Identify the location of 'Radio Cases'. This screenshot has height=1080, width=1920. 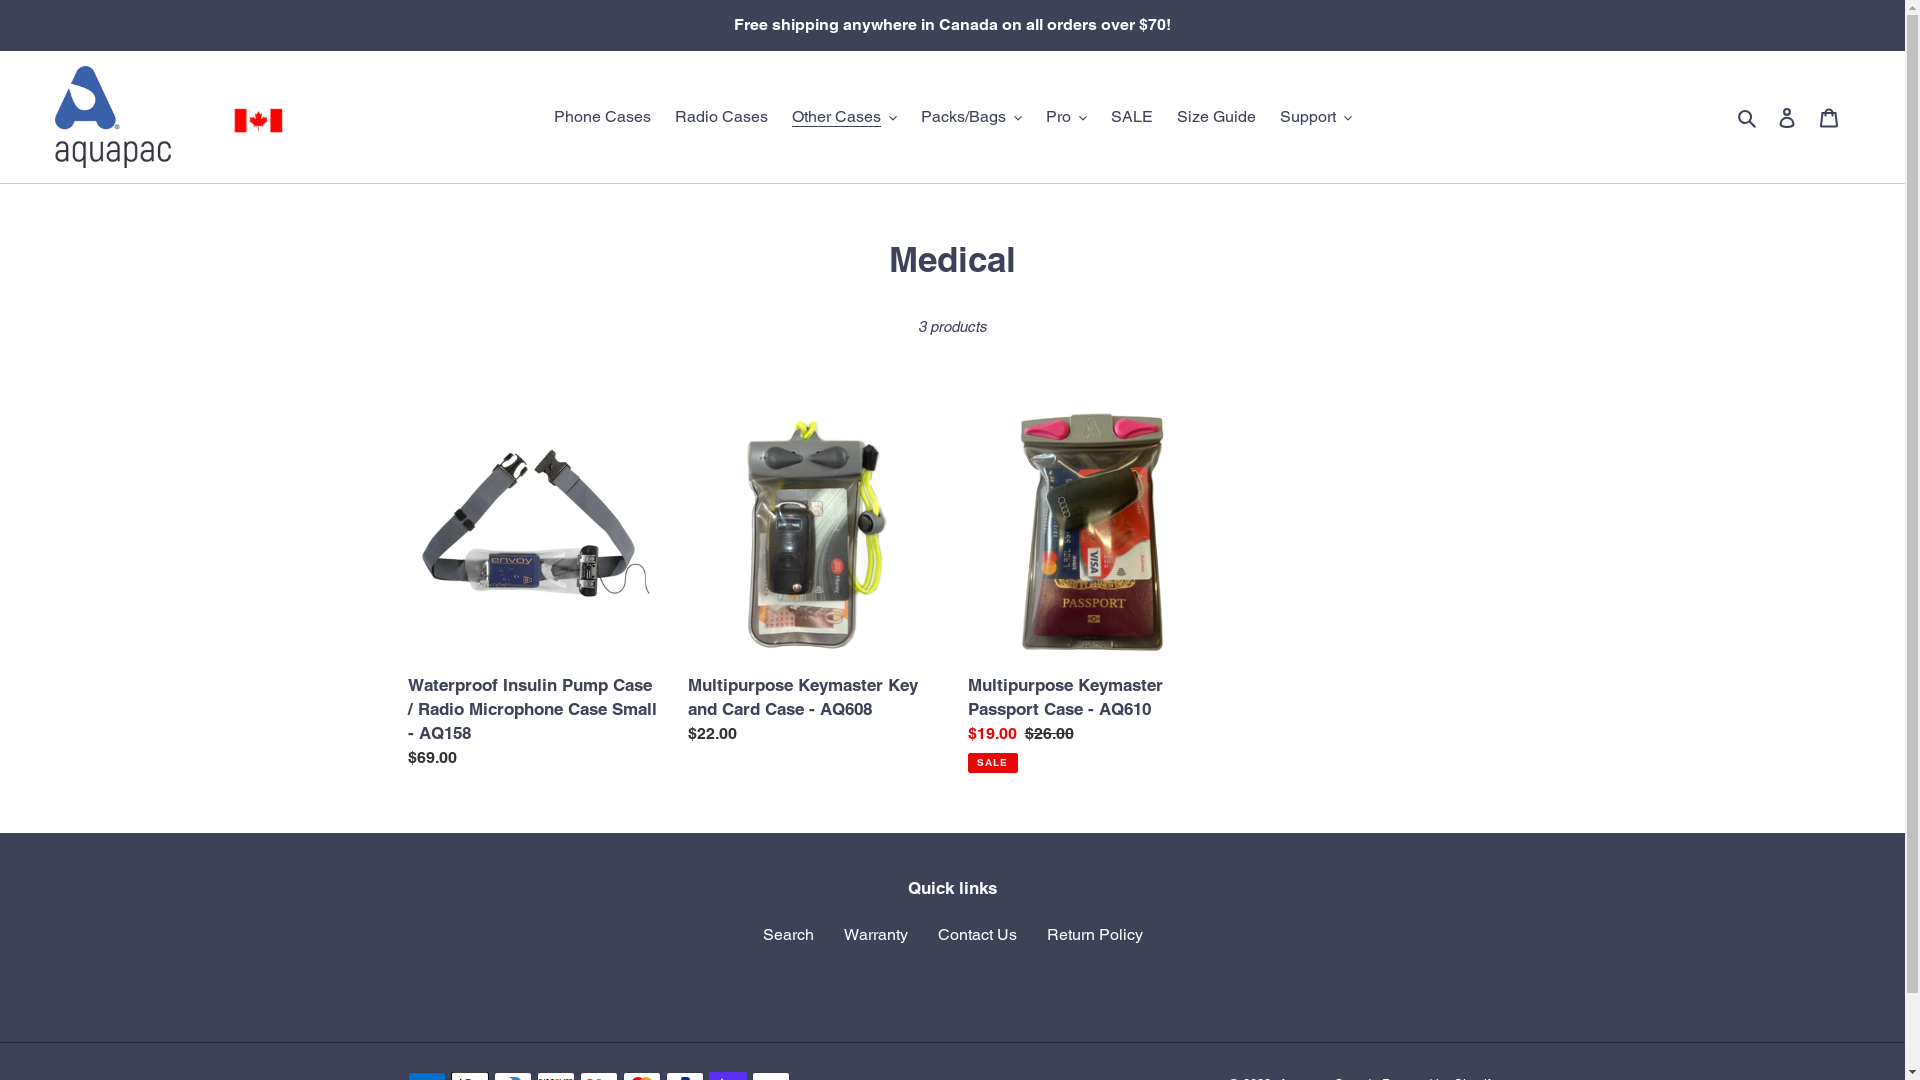
(720, 116).